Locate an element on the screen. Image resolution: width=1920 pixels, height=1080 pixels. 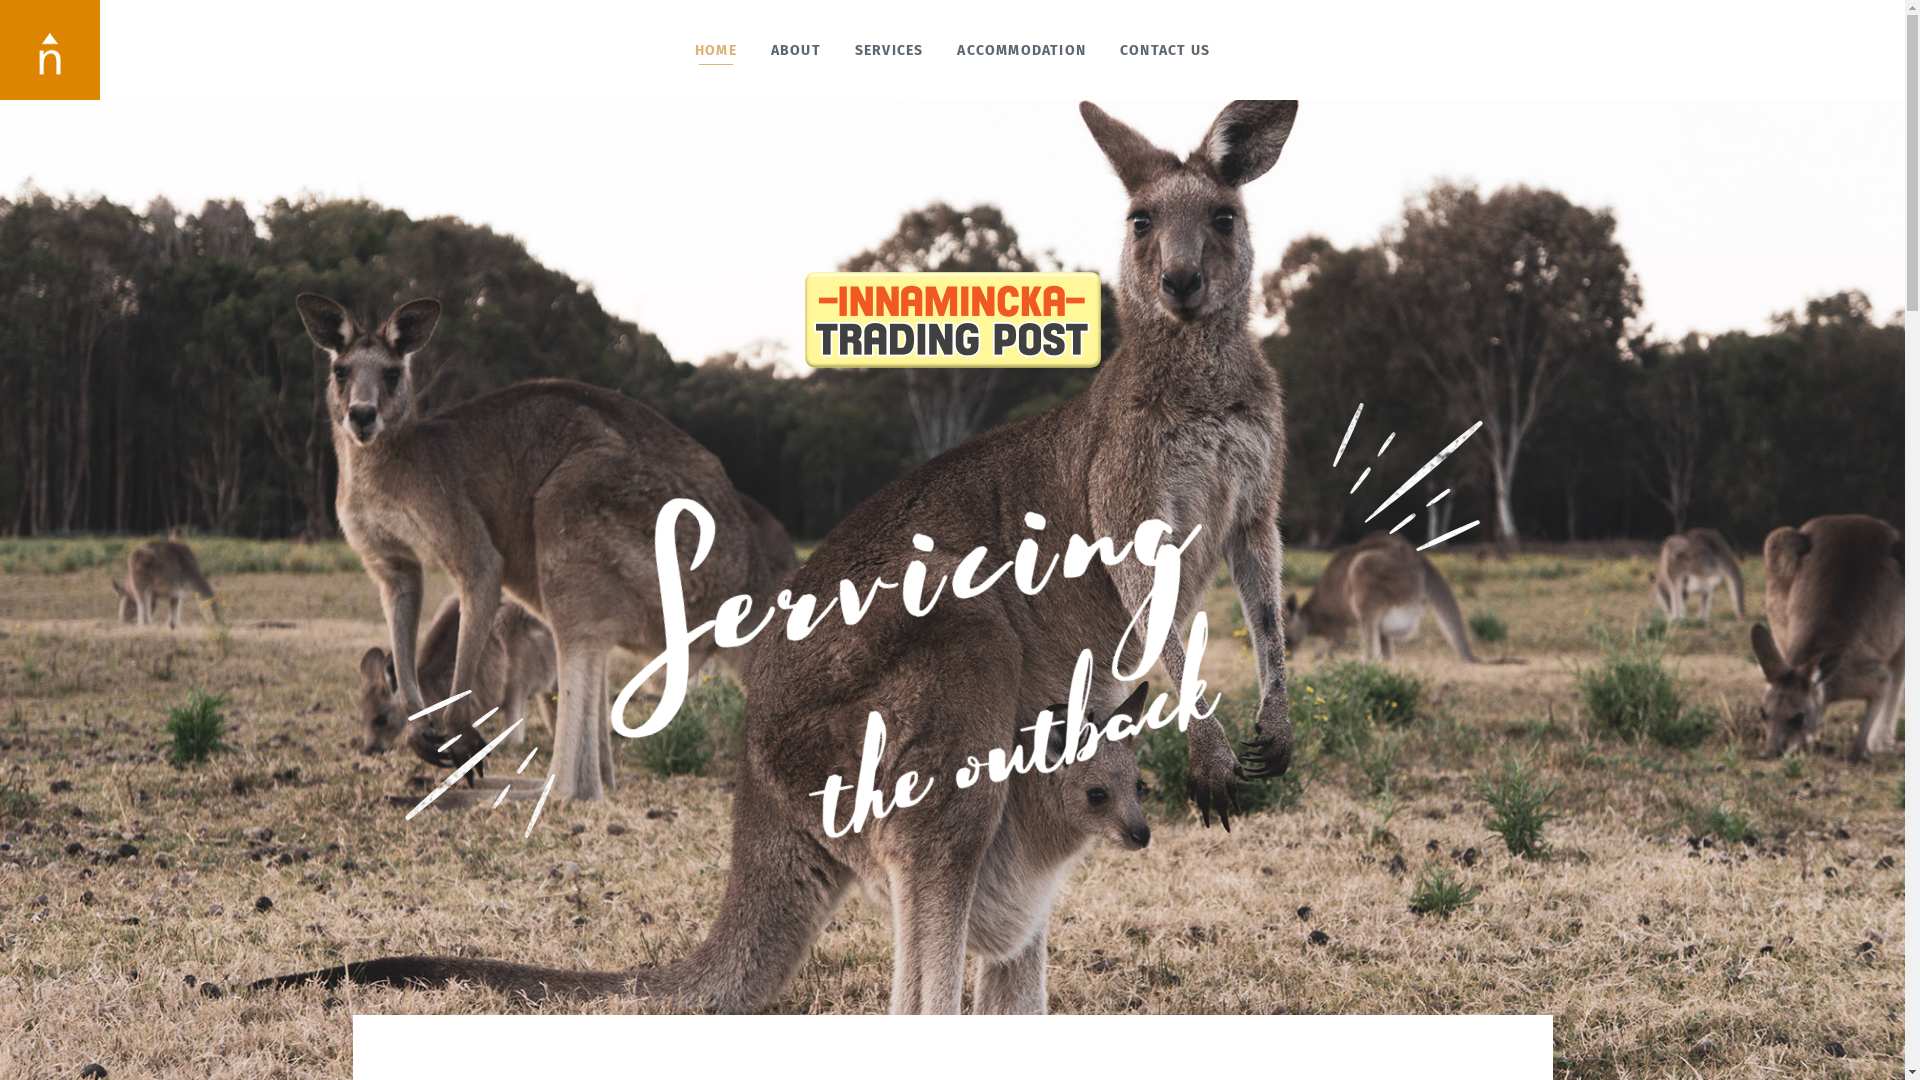
'Back to Northern Interests' is located at coordinates (49, 48).